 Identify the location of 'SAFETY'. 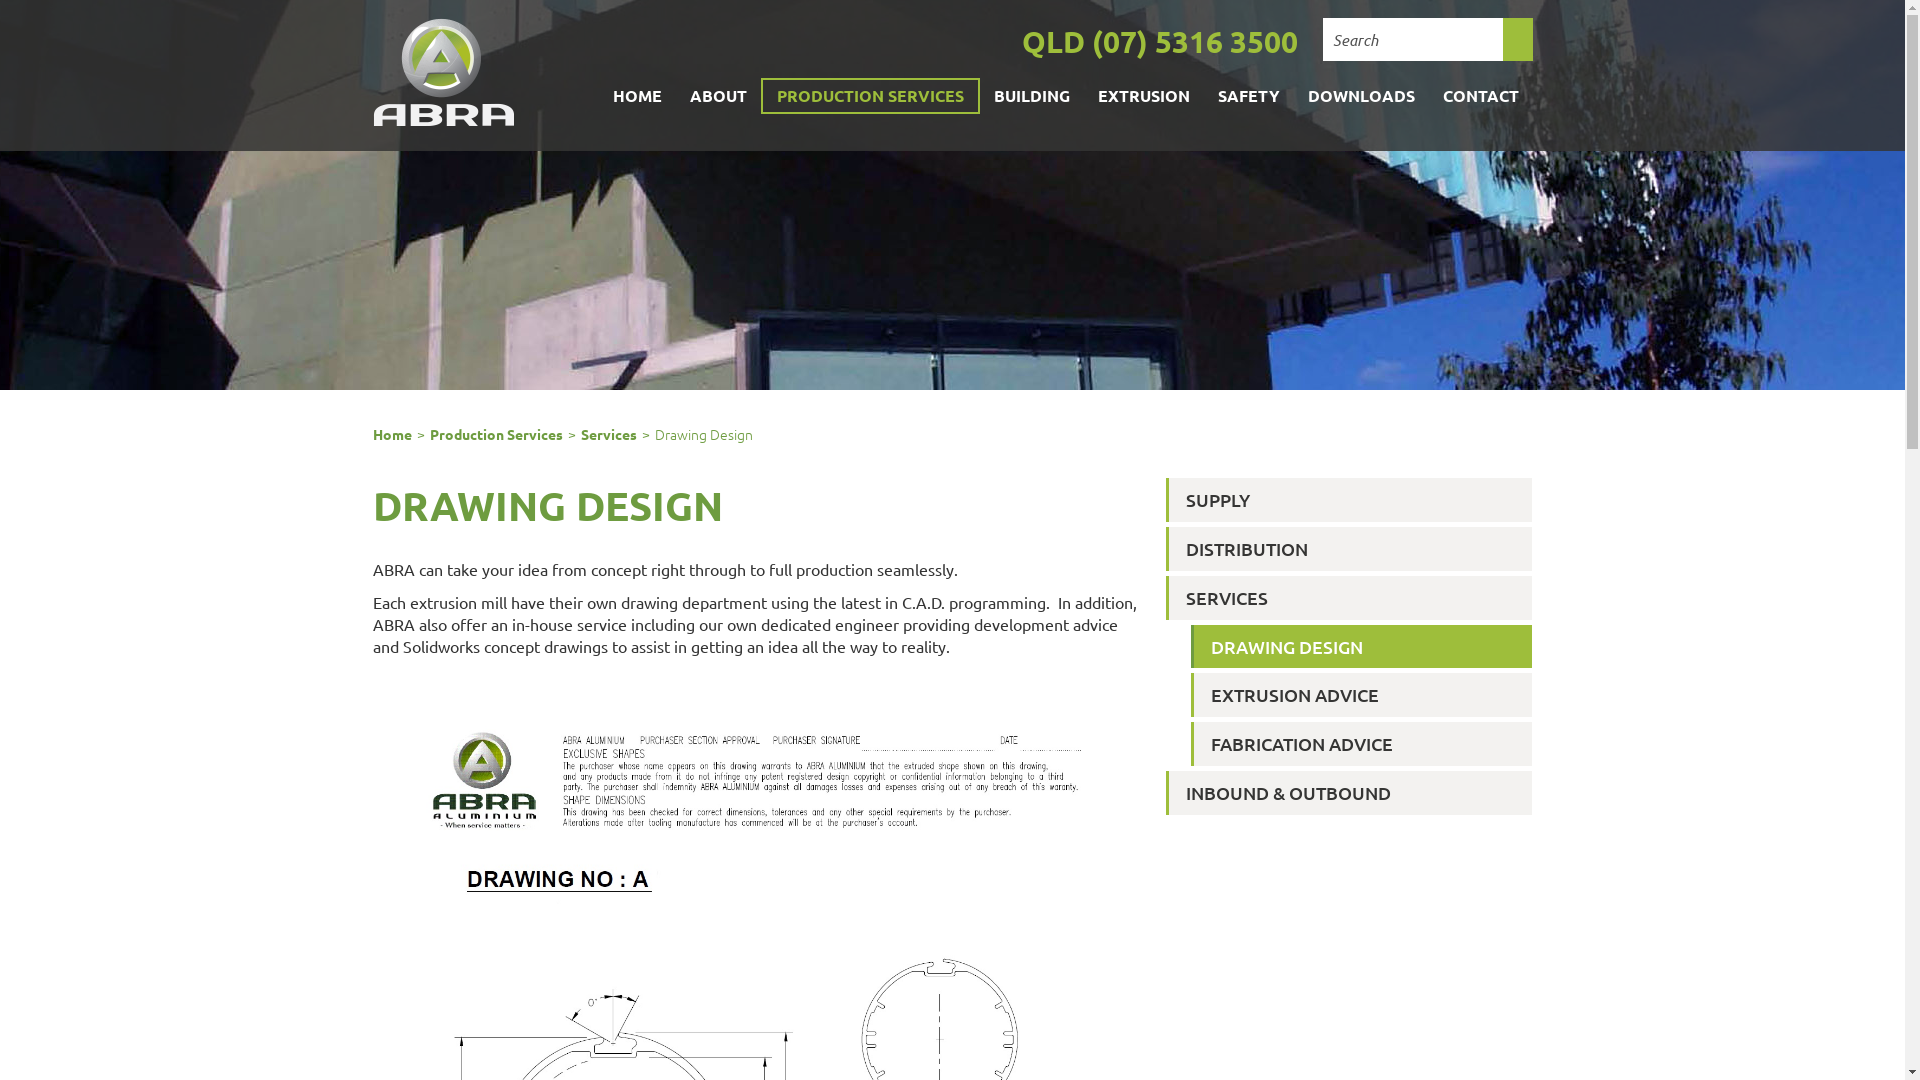
(1247, 96).